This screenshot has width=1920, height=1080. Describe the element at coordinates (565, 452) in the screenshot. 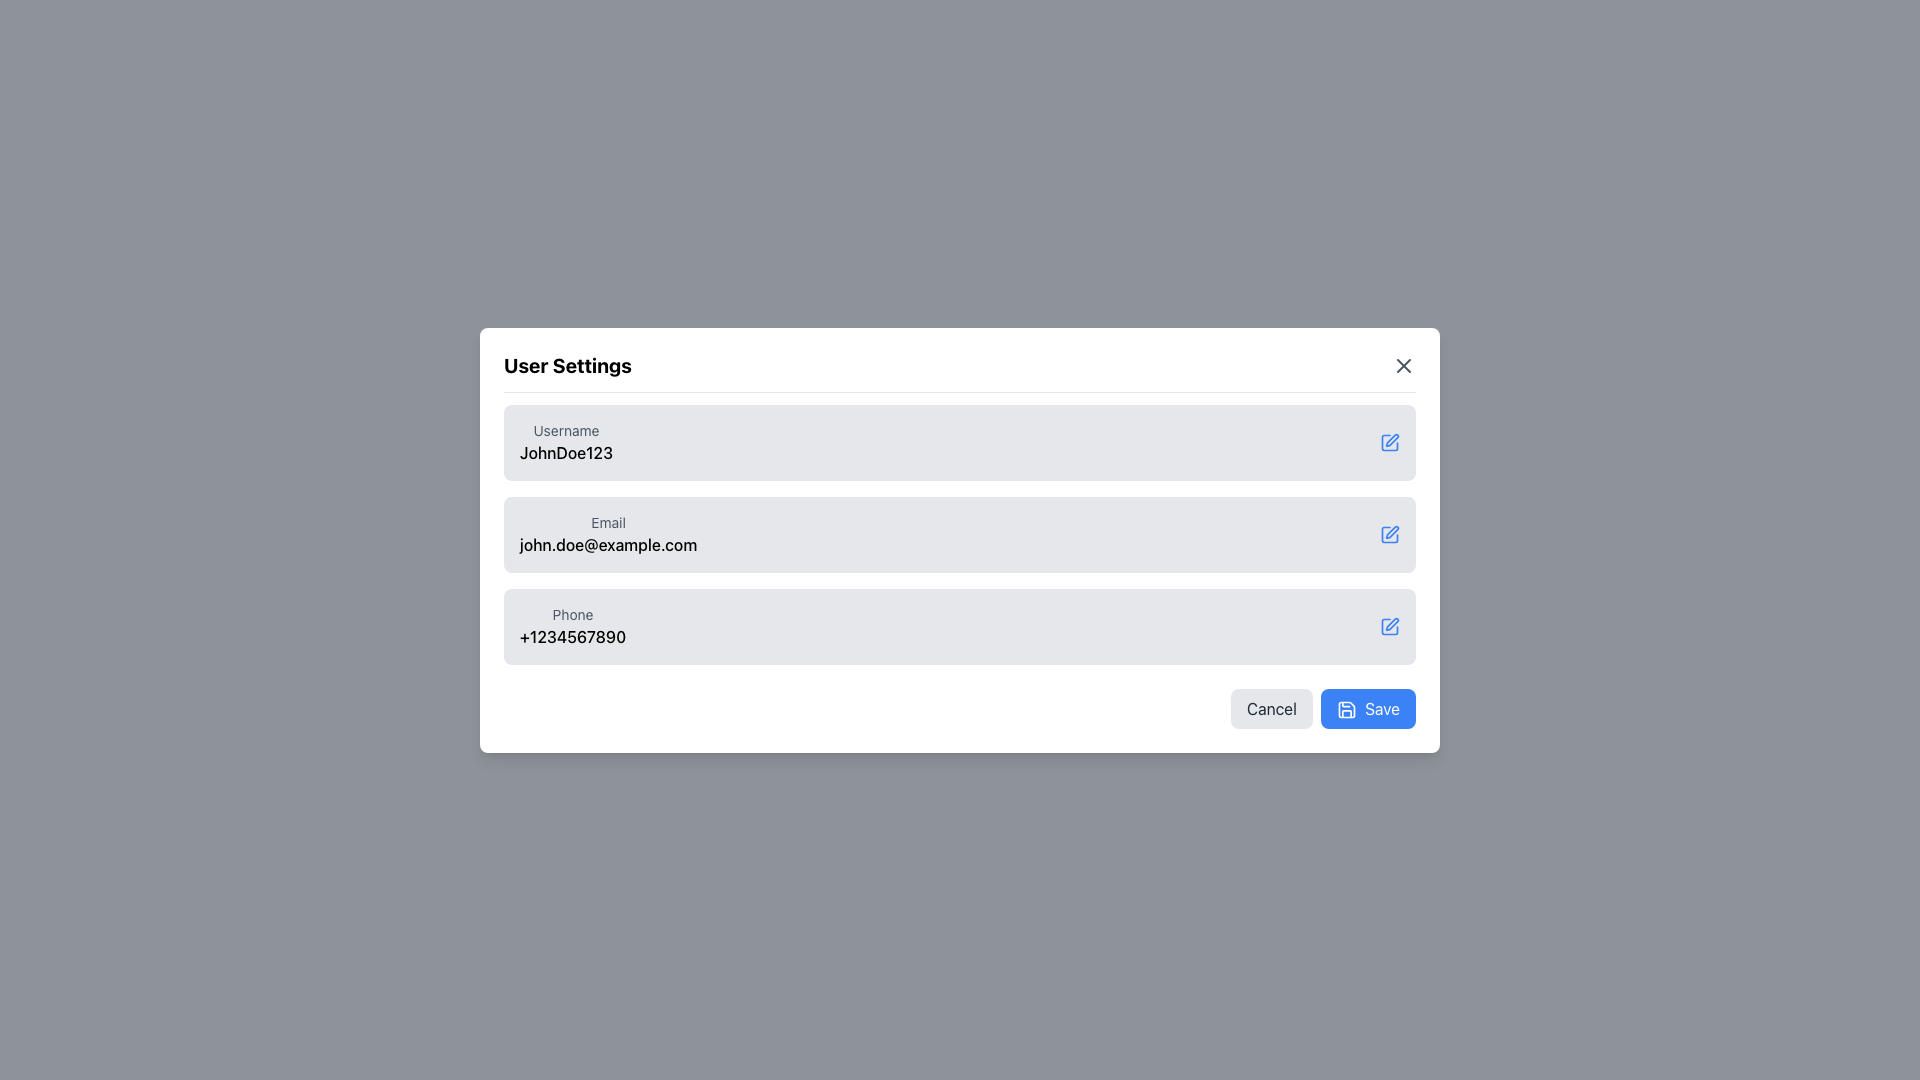

I see `the non-editable Text label displaying the username associated with the user's account, located beneath the 'Username' label in the user settings dialog box` at that location.